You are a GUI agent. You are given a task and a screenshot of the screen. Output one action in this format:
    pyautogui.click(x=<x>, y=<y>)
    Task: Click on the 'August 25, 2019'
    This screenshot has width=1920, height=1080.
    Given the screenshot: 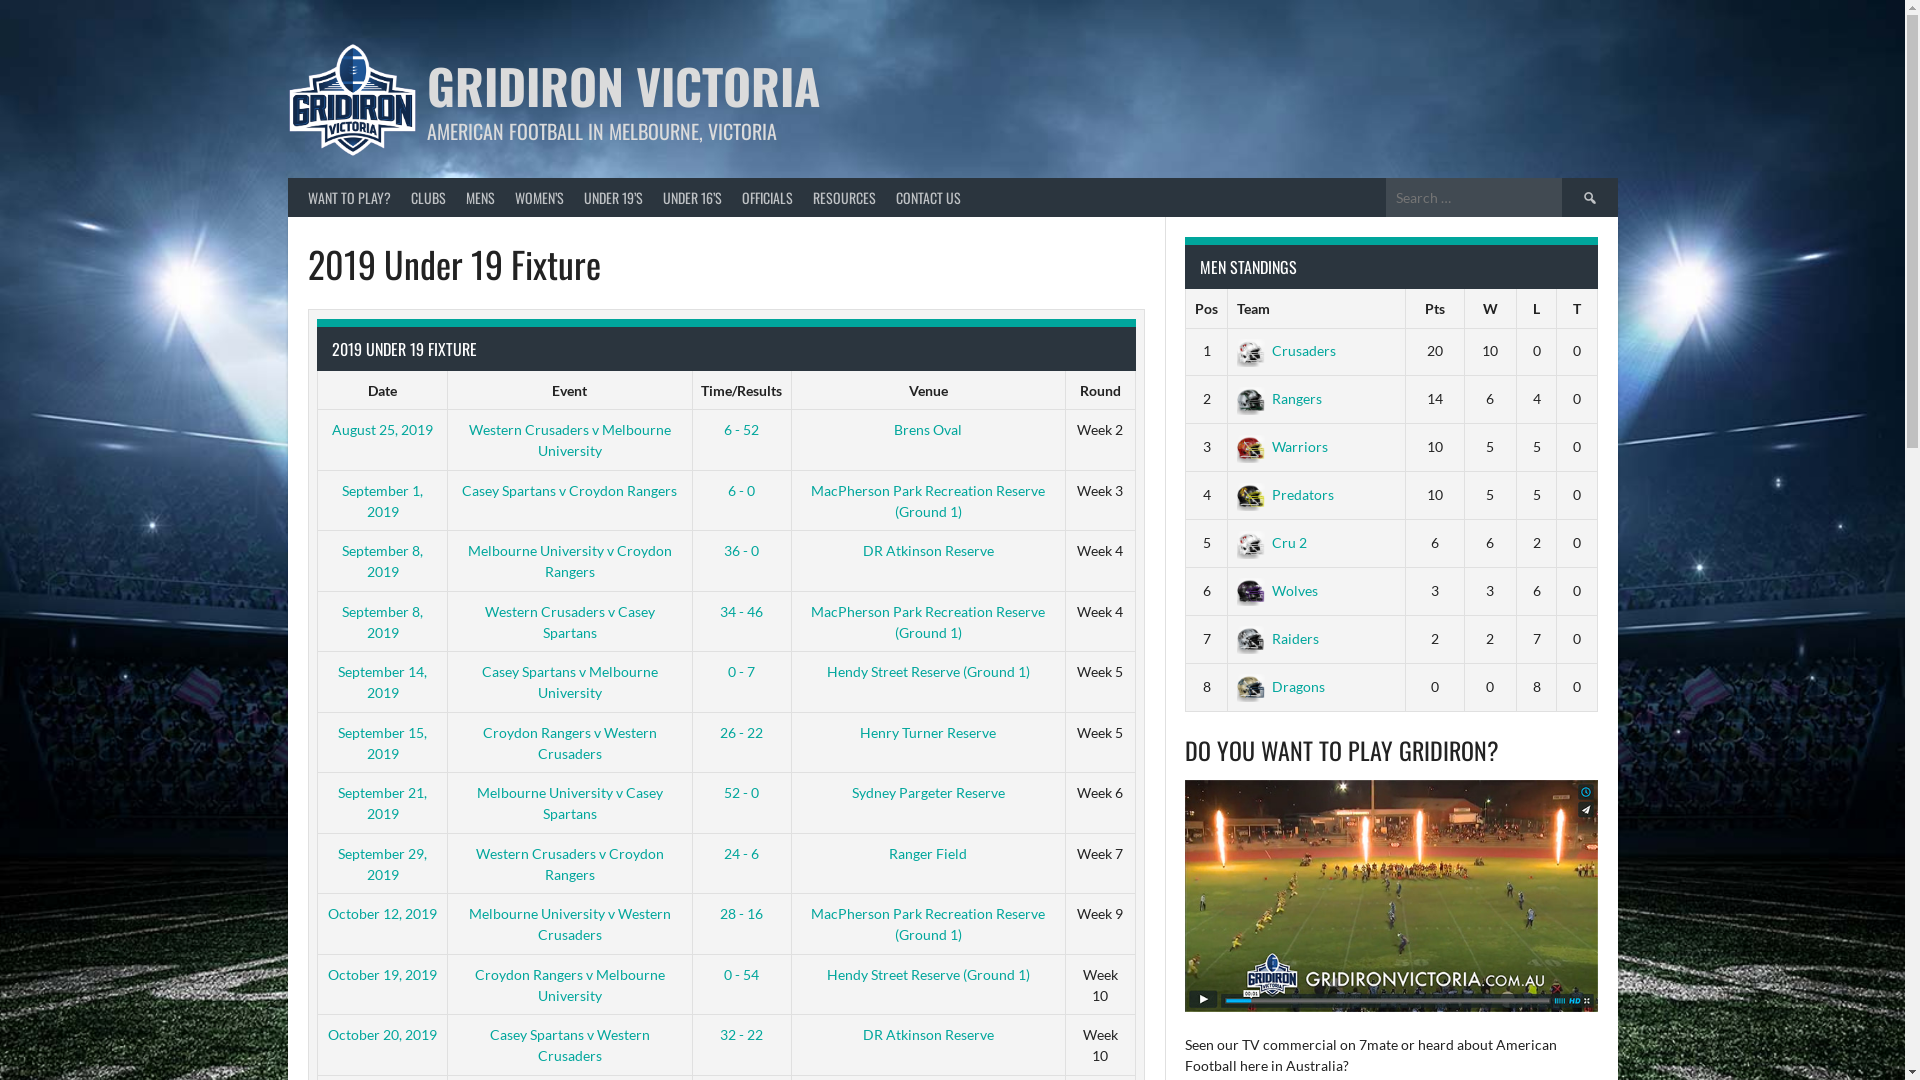 What is the action you would take?
    pyautogui.click(x=331, y=428)
    